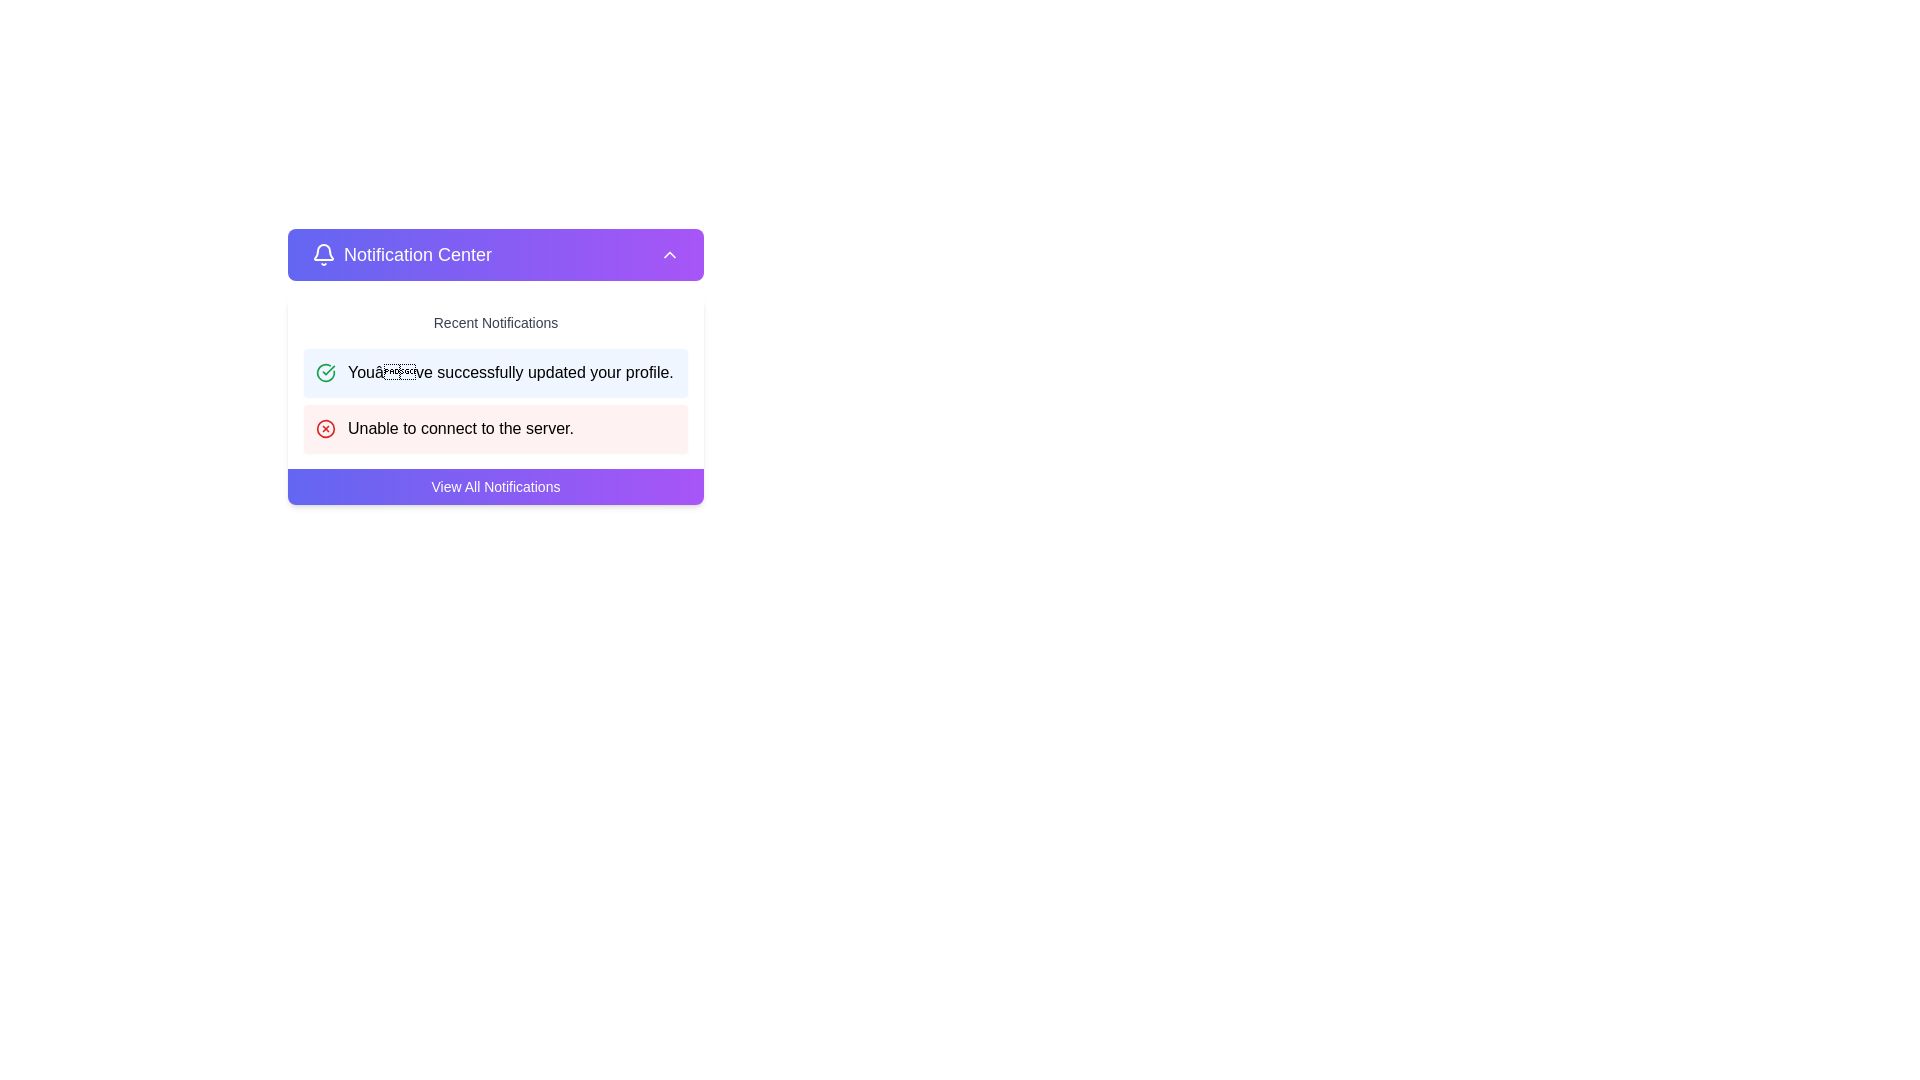  Describe the element at coordinates (459, 427) in the screenshot. I see `the notification message labeled 'Unable to connect to the server.'` at that location.